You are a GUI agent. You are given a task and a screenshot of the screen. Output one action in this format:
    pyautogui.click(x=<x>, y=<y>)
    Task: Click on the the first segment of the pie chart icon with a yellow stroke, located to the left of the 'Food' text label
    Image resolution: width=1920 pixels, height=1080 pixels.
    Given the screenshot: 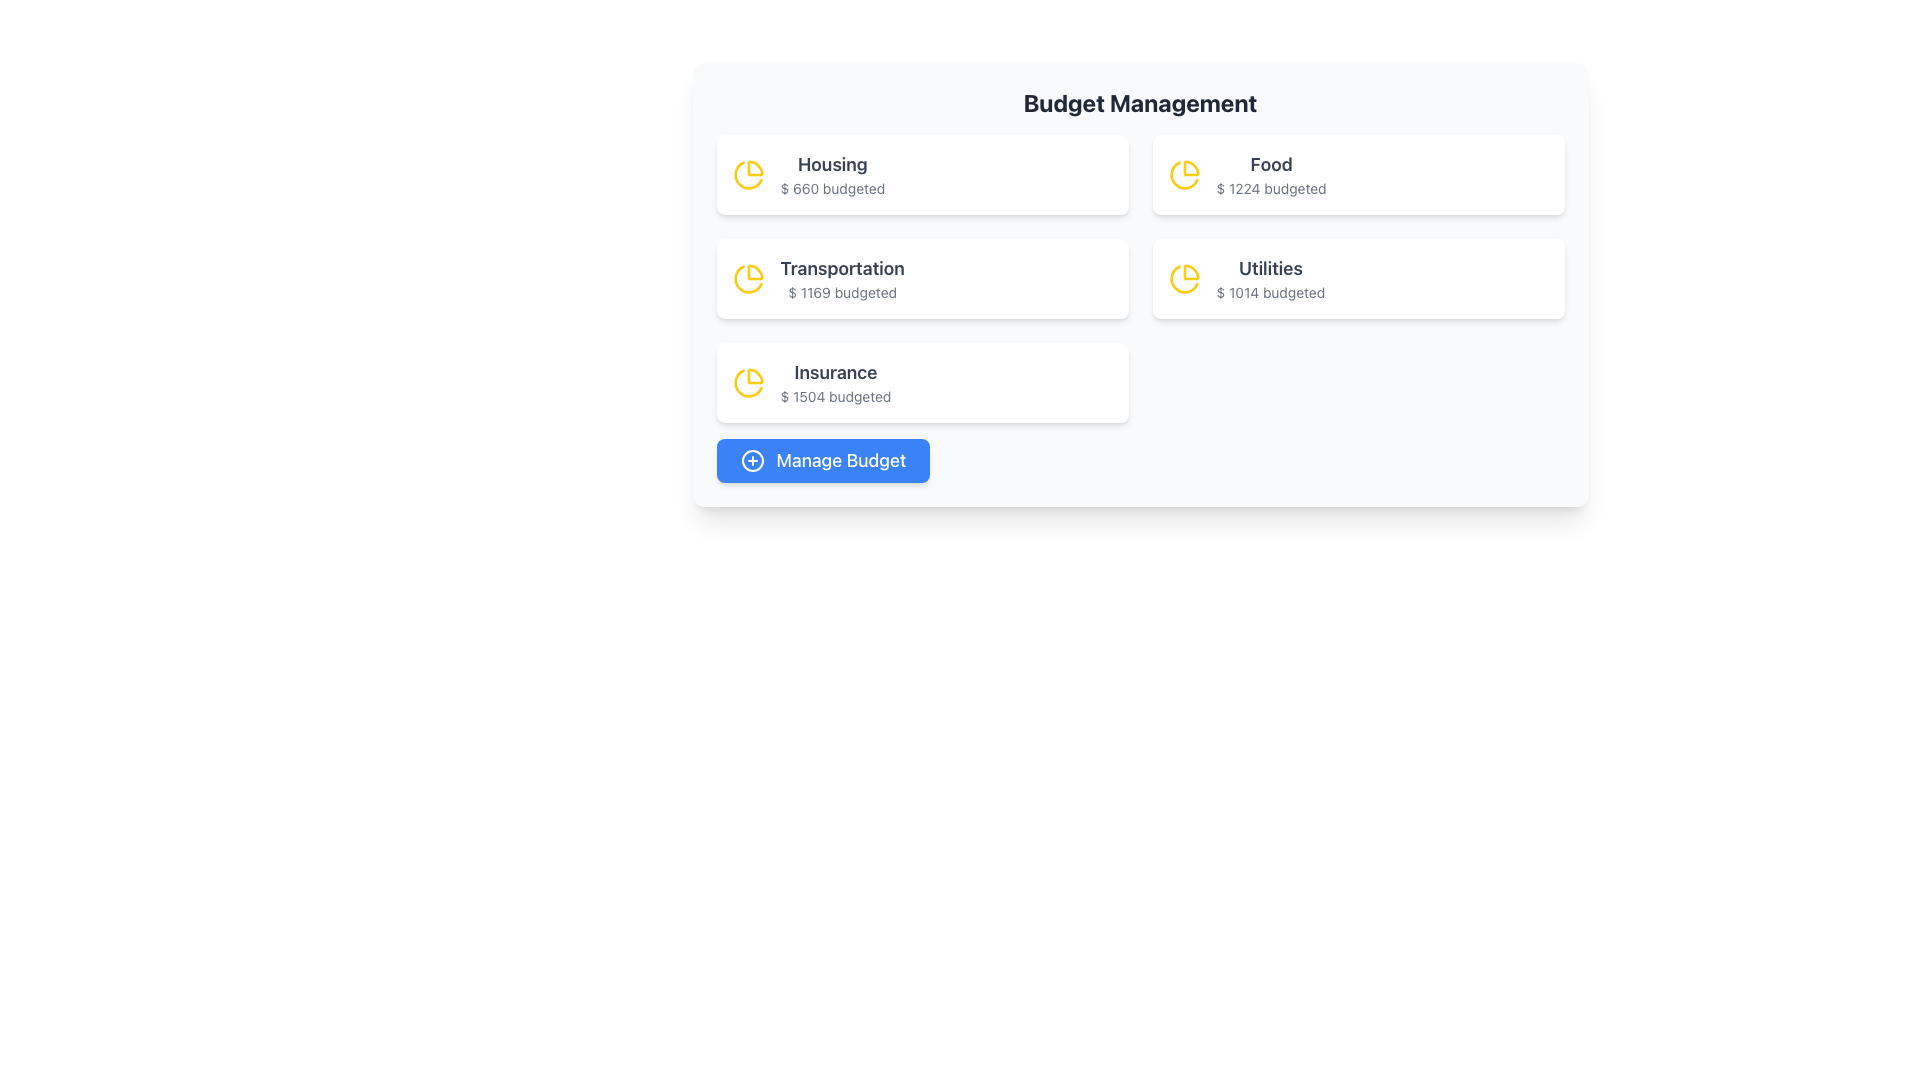 What is the action you would take?
    pyautogui.click(x=1191, y=167)
    